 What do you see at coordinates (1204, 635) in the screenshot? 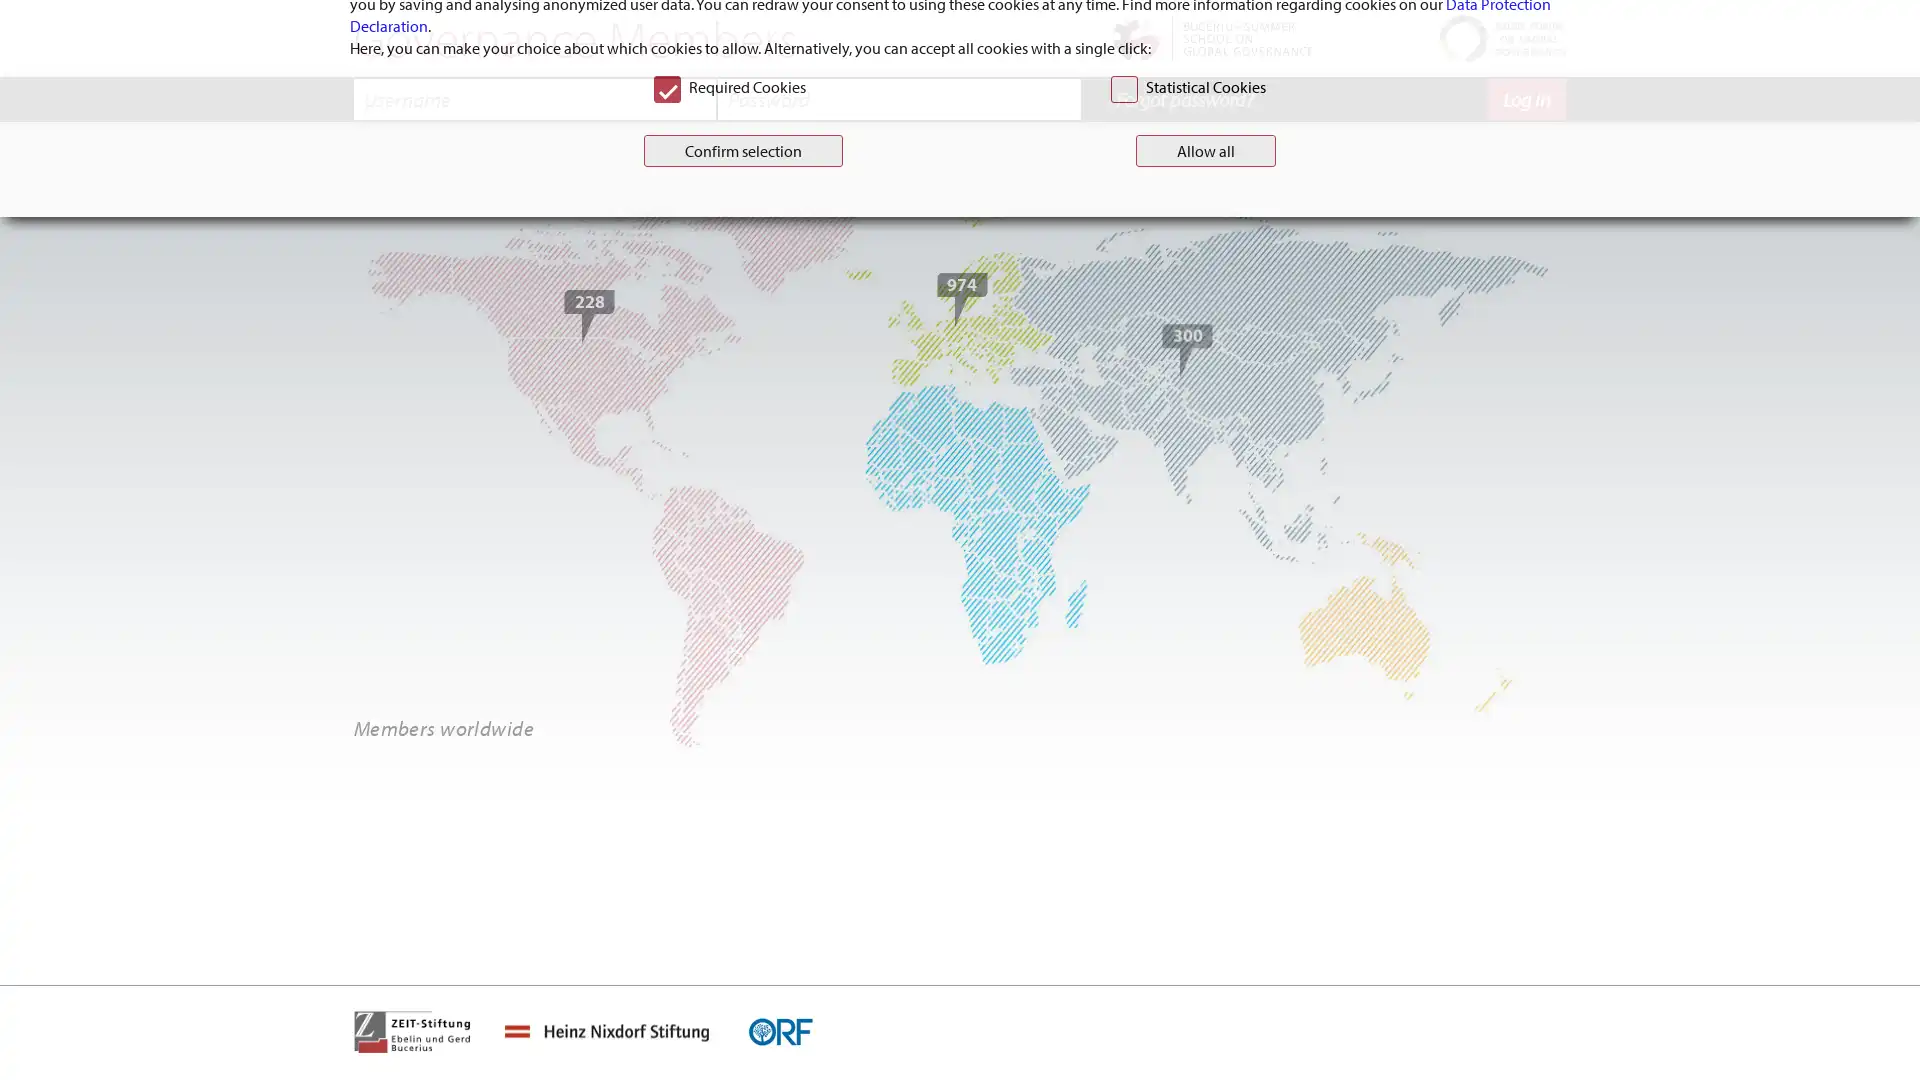
I see `Allow all` at bounding box center [1204, 635].